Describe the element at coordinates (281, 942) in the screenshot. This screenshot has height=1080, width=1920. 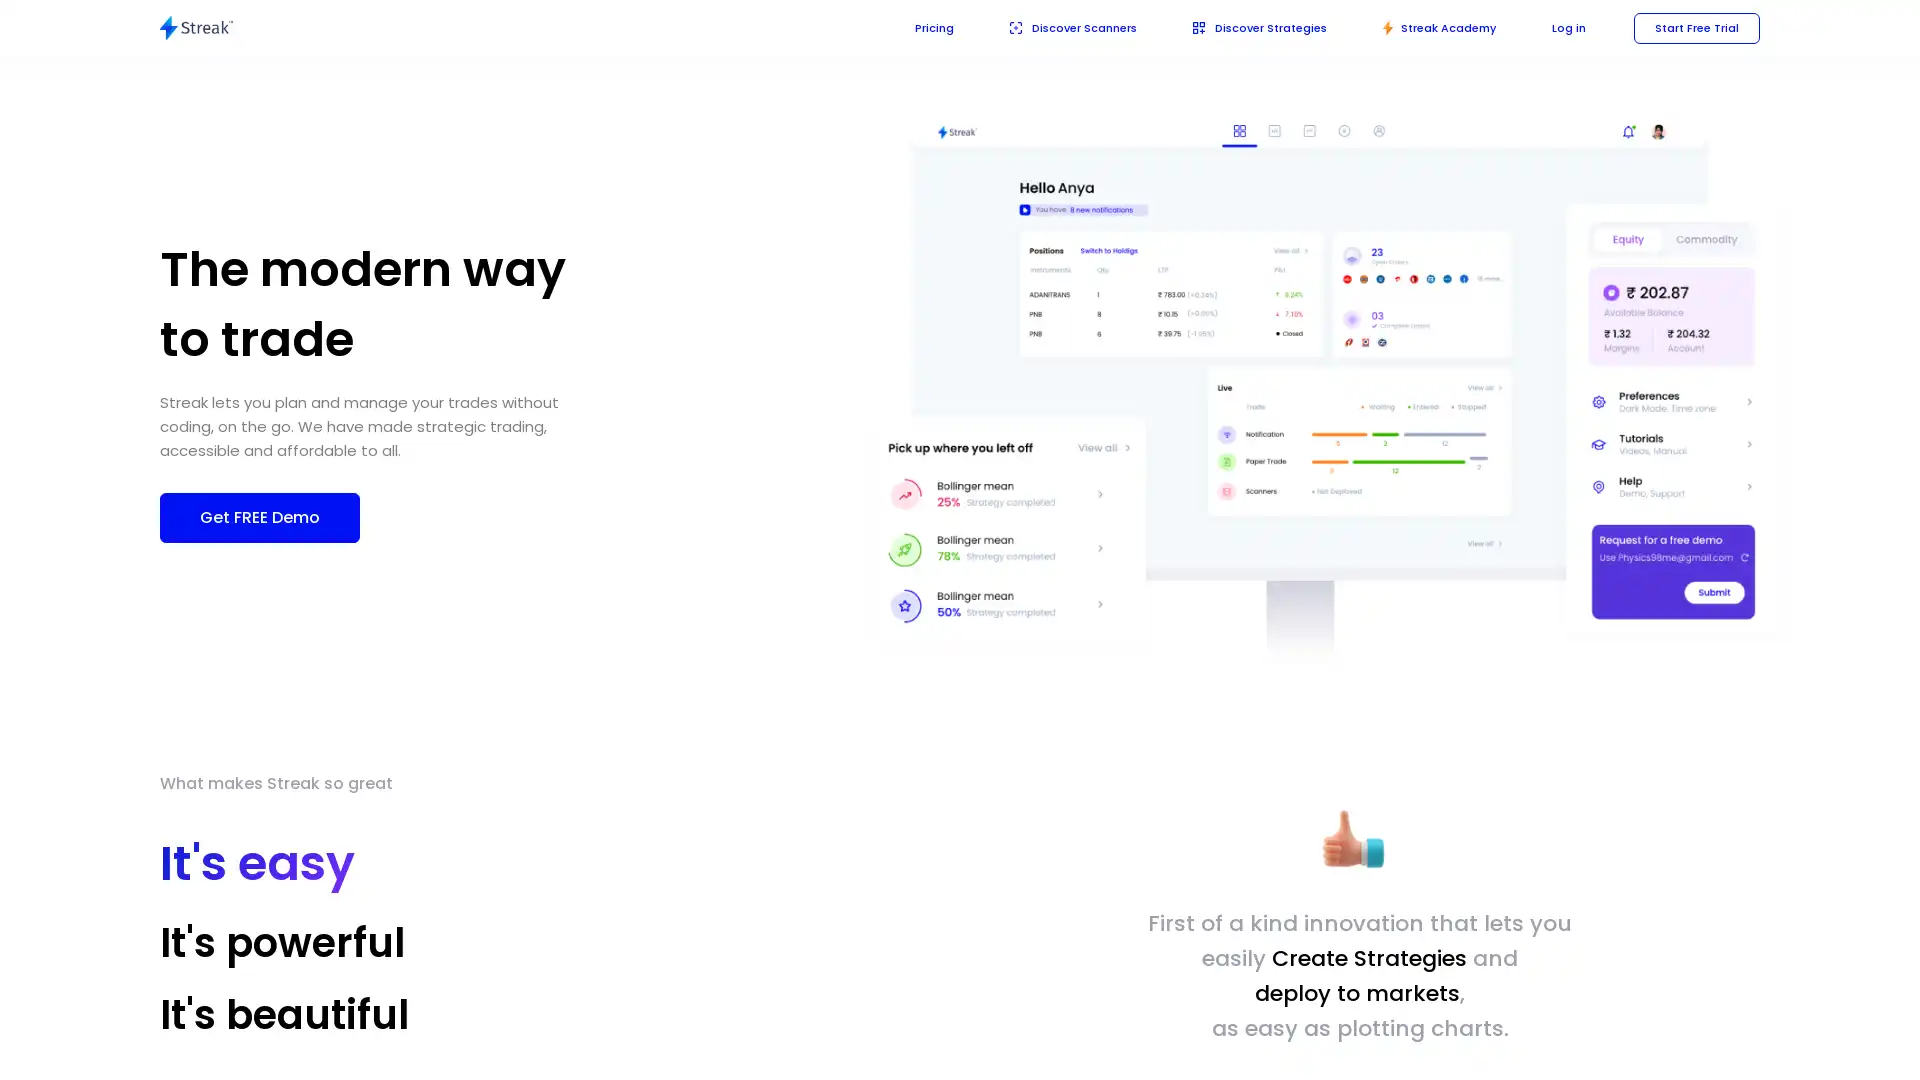
I see `It's powerful` at that location.